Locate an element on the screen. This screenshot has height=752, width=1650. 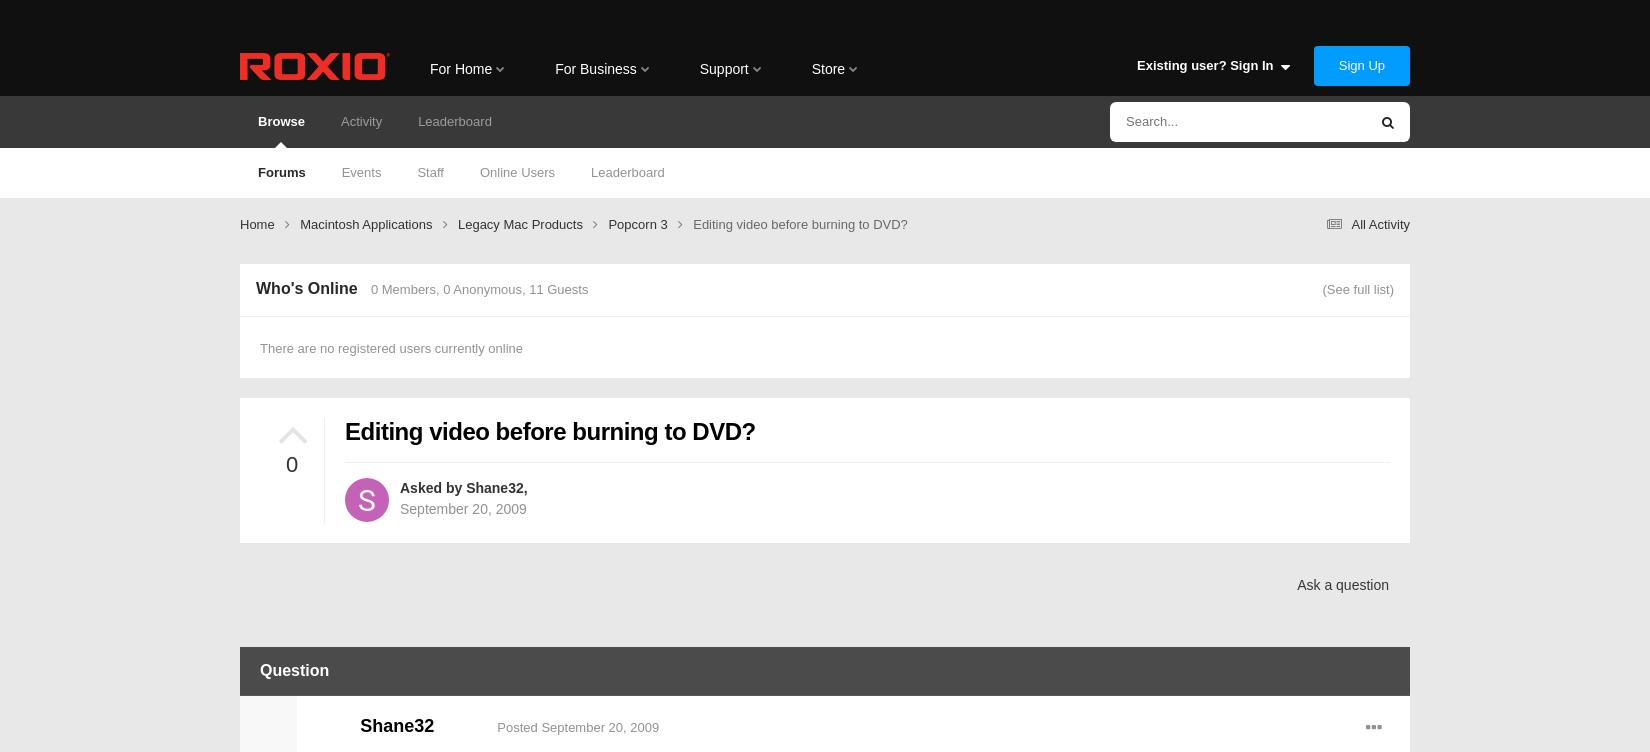
'(See full list)' is located at coordinates (1320, 288).